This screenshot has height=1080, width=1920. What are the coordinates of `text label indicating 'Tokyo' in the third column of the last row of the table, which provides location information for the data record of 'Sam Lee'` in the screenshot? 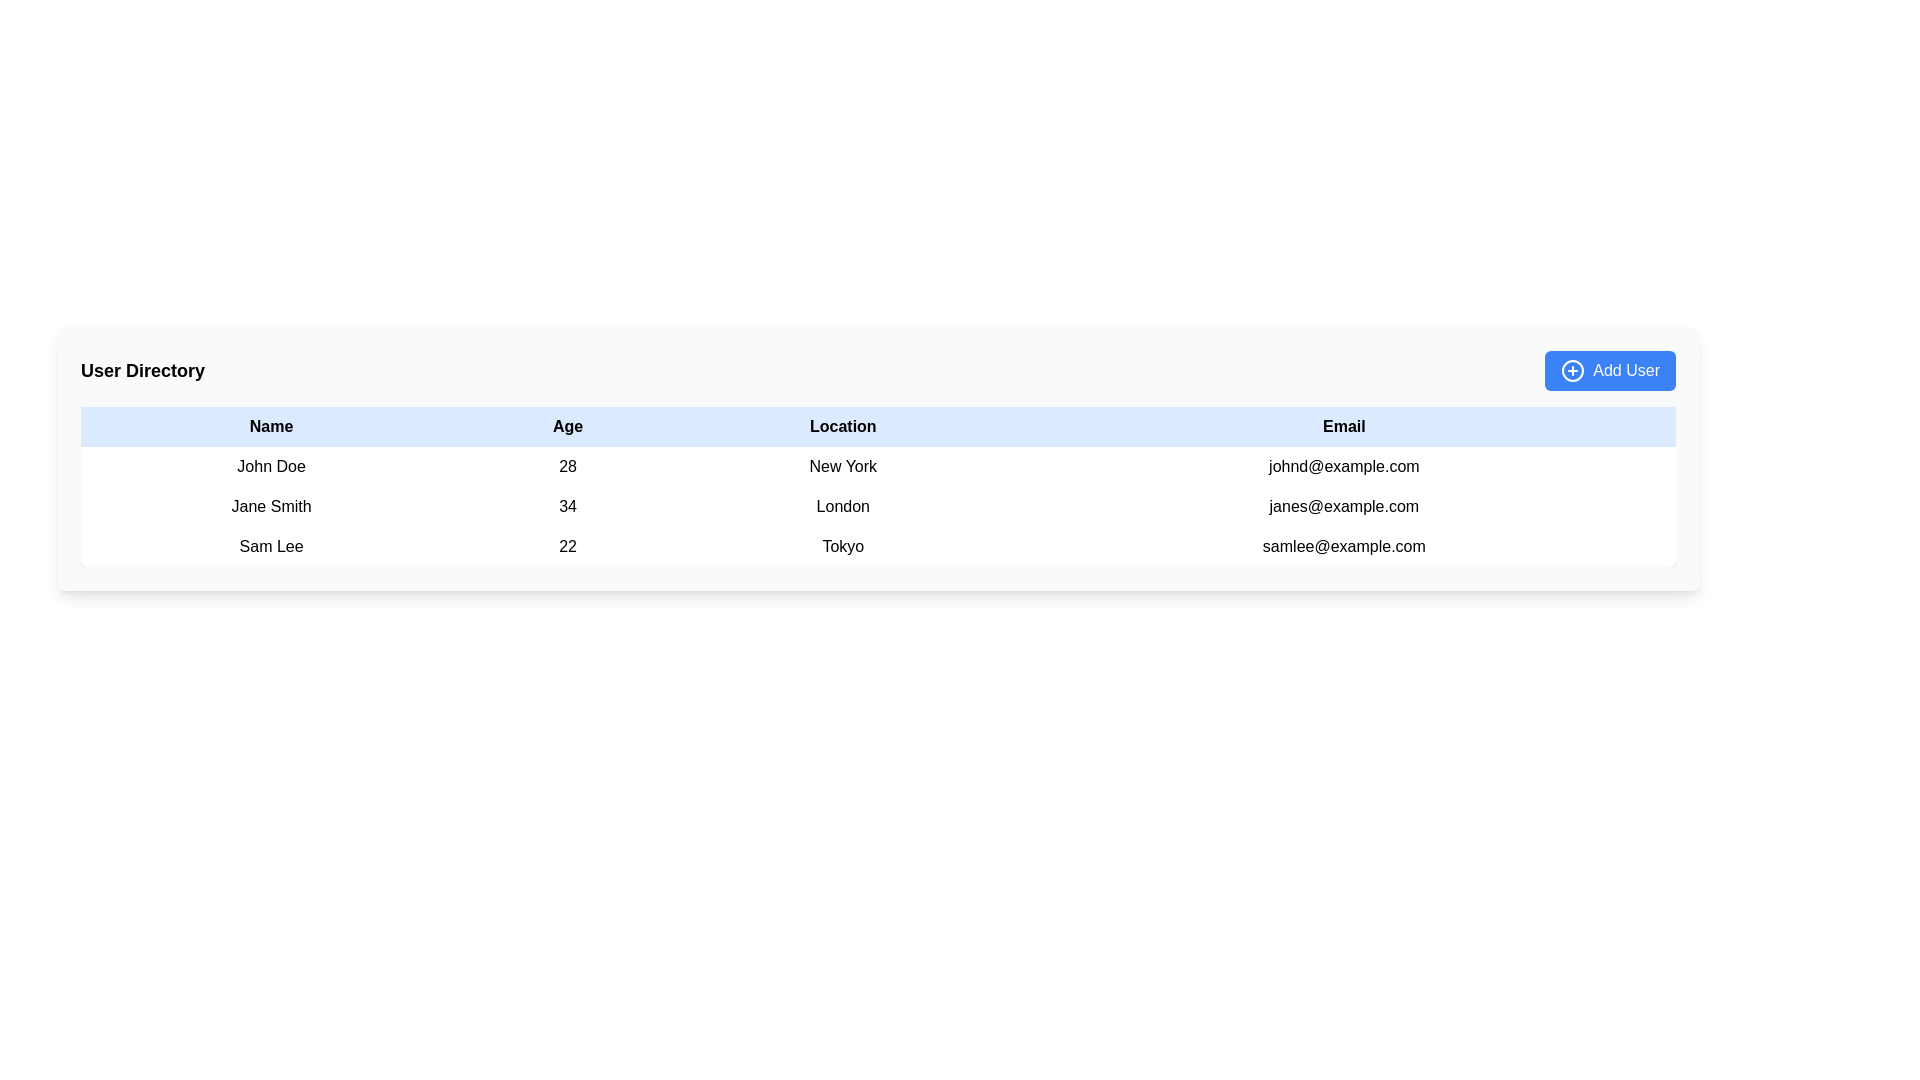 It's located at (843, 547).